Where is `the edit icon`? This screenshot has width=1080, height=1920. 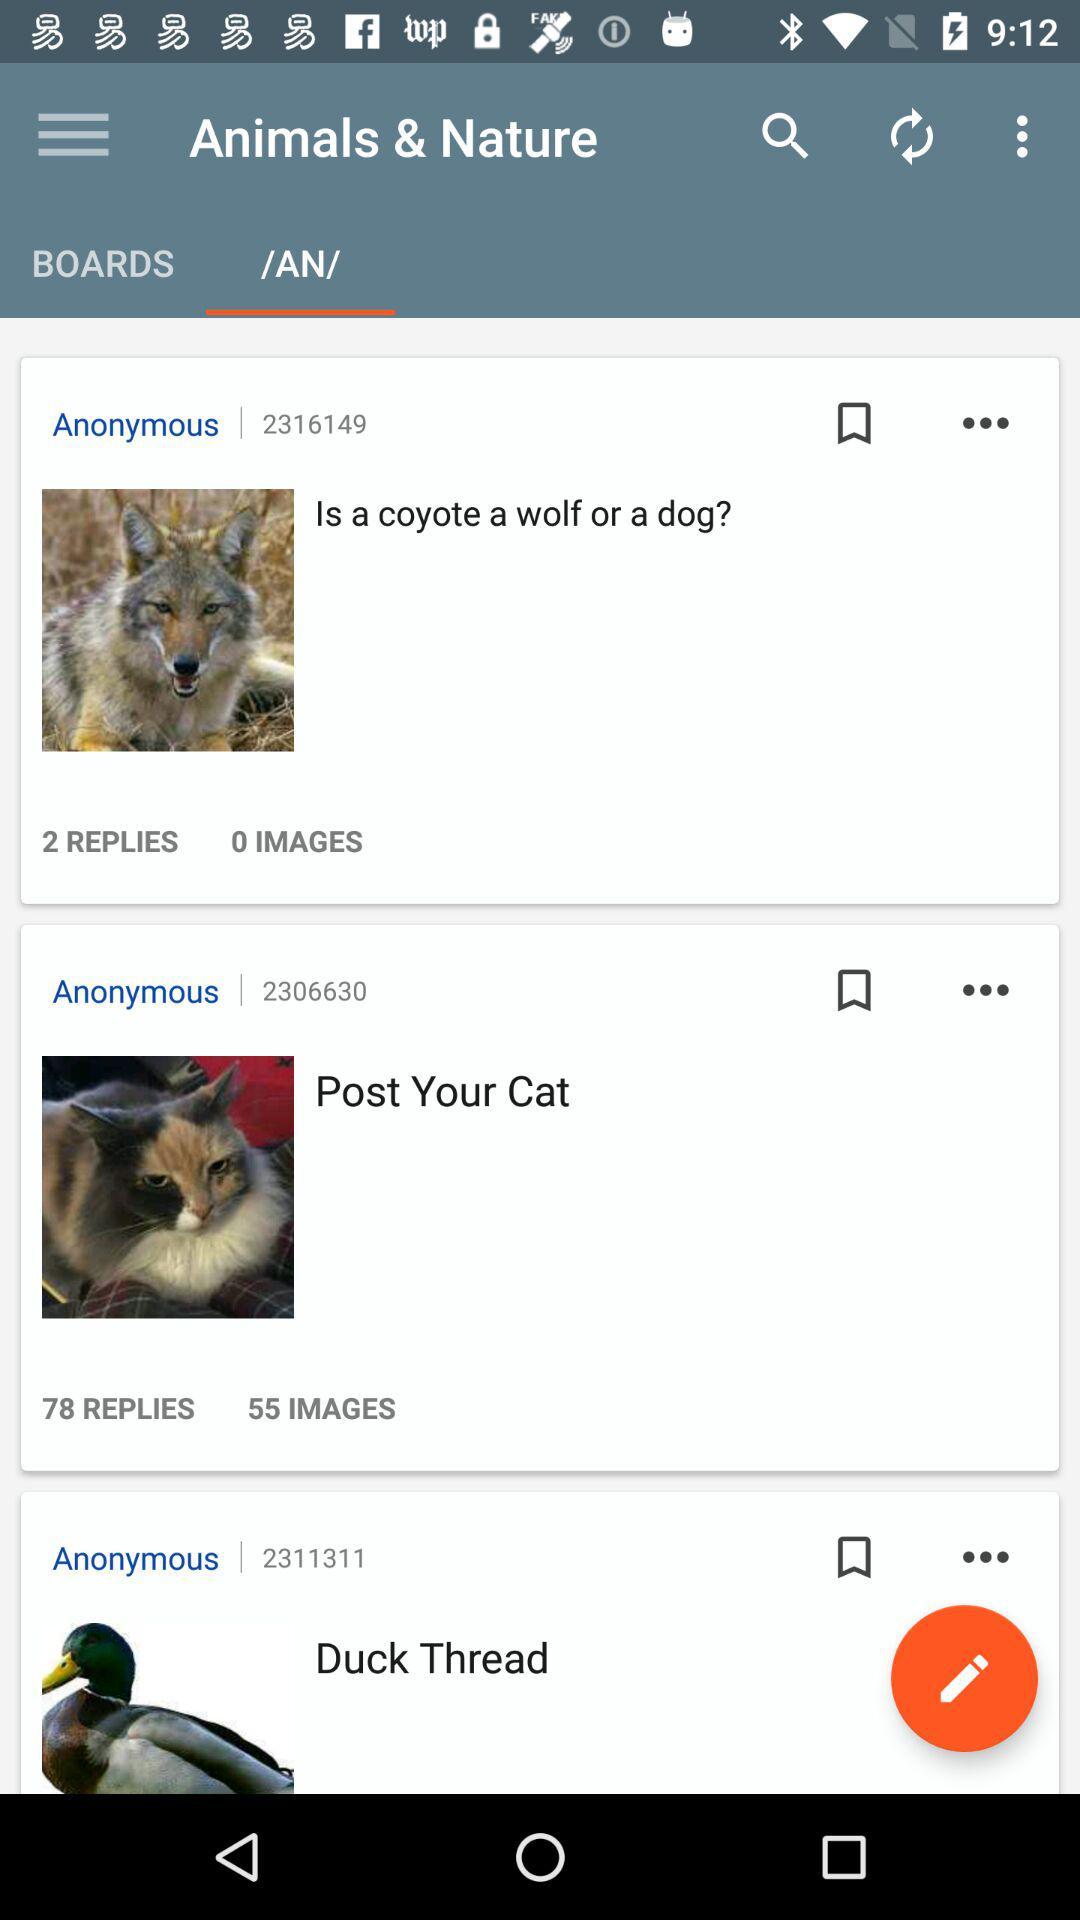 the edit icon is located at coordinates (963, 1678).